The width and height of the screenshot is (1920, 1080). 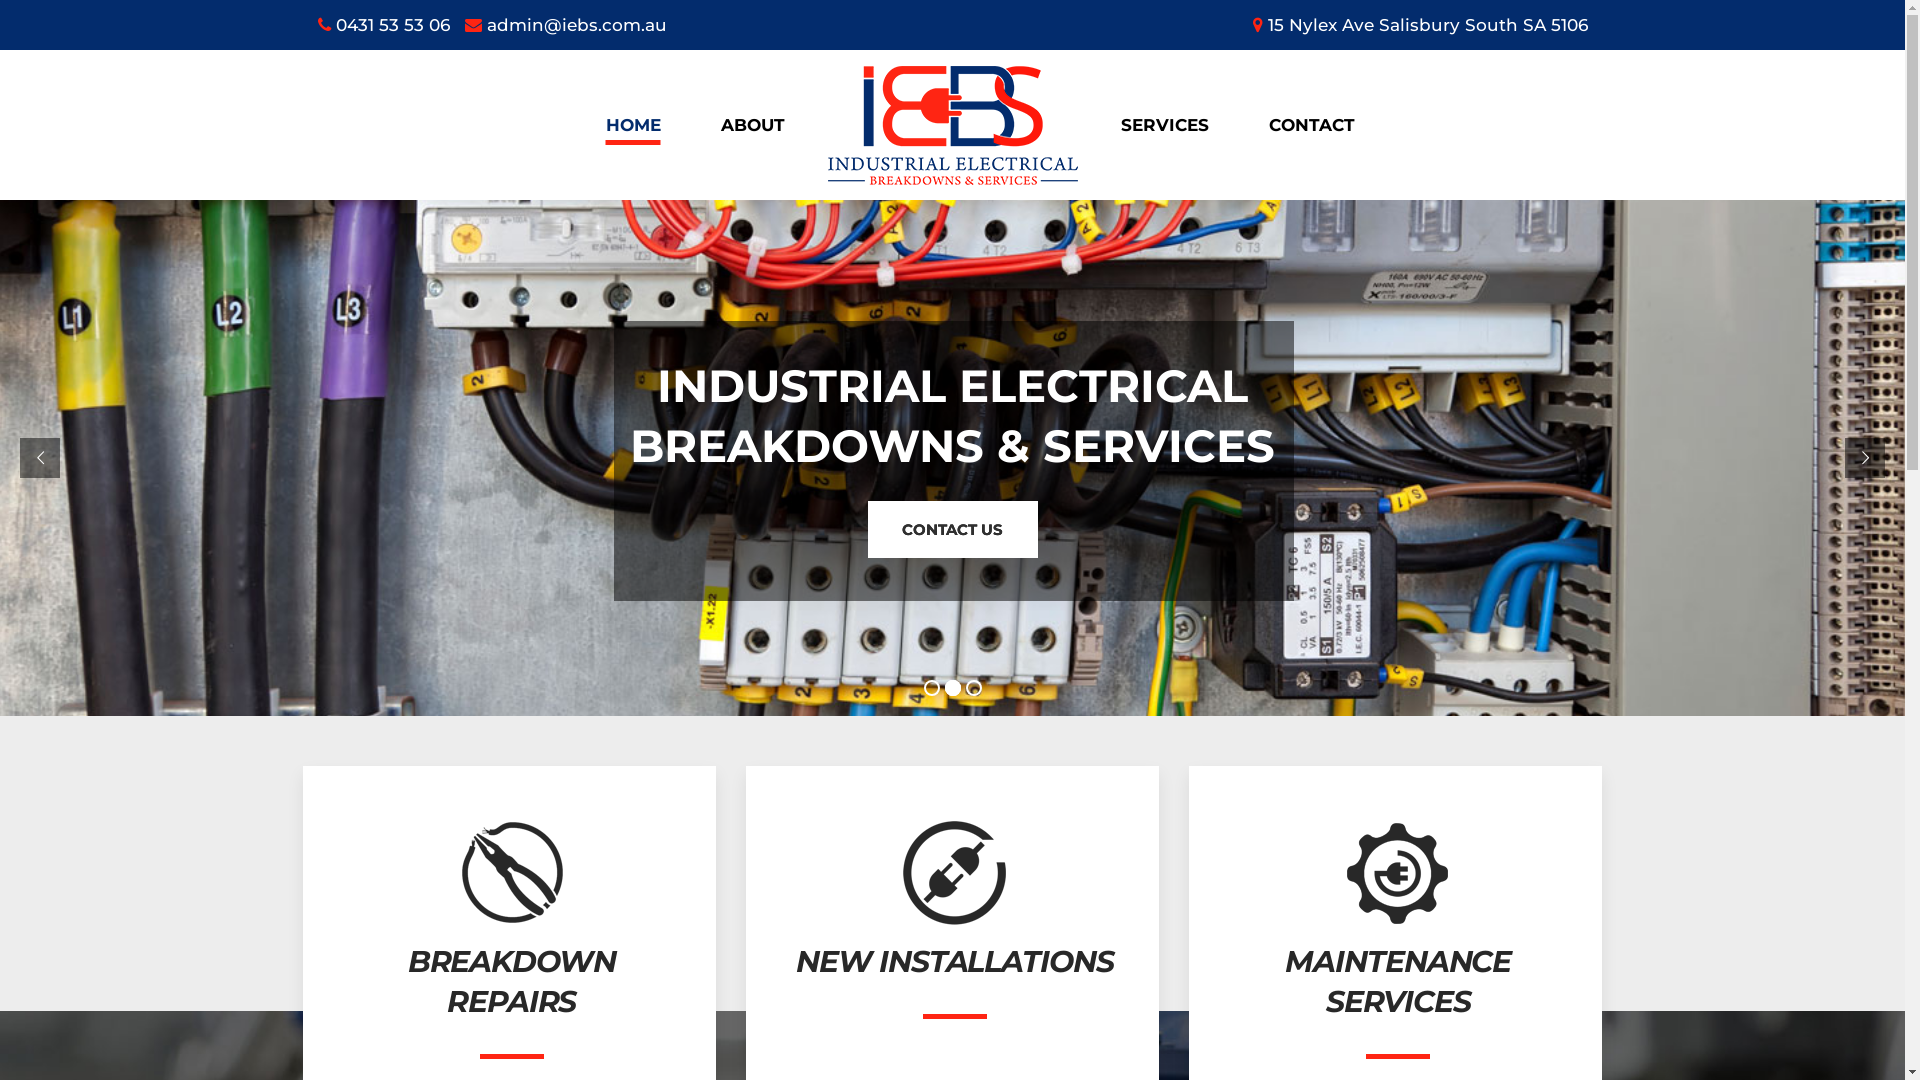 What do you see at coordinates (951, 528) in the screenshot?
I see `'CONTACT US'` at bounding box center [951, 528].